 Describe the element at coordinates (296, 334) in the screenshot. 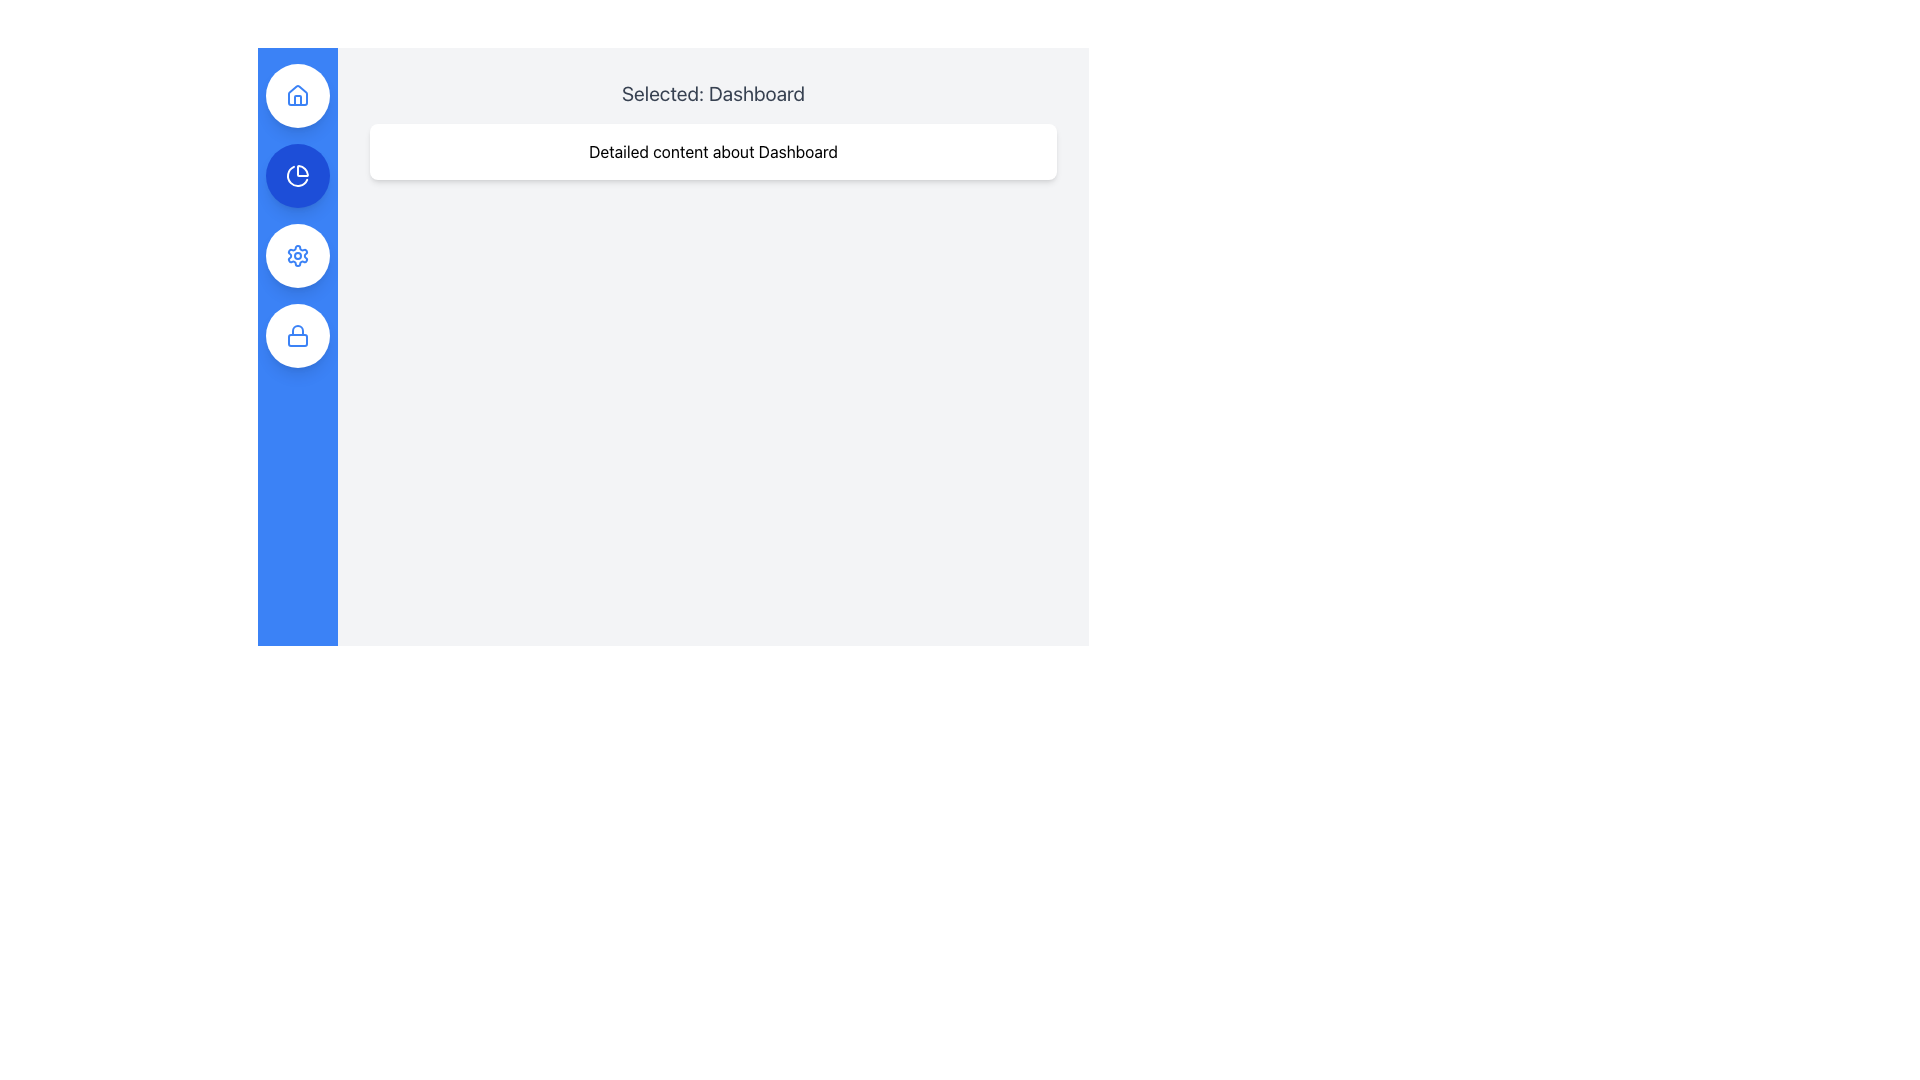

I see `the lock icon in the vertically stacked navigation bar on the left side of the interface, which signifies security-related settings` at that location.